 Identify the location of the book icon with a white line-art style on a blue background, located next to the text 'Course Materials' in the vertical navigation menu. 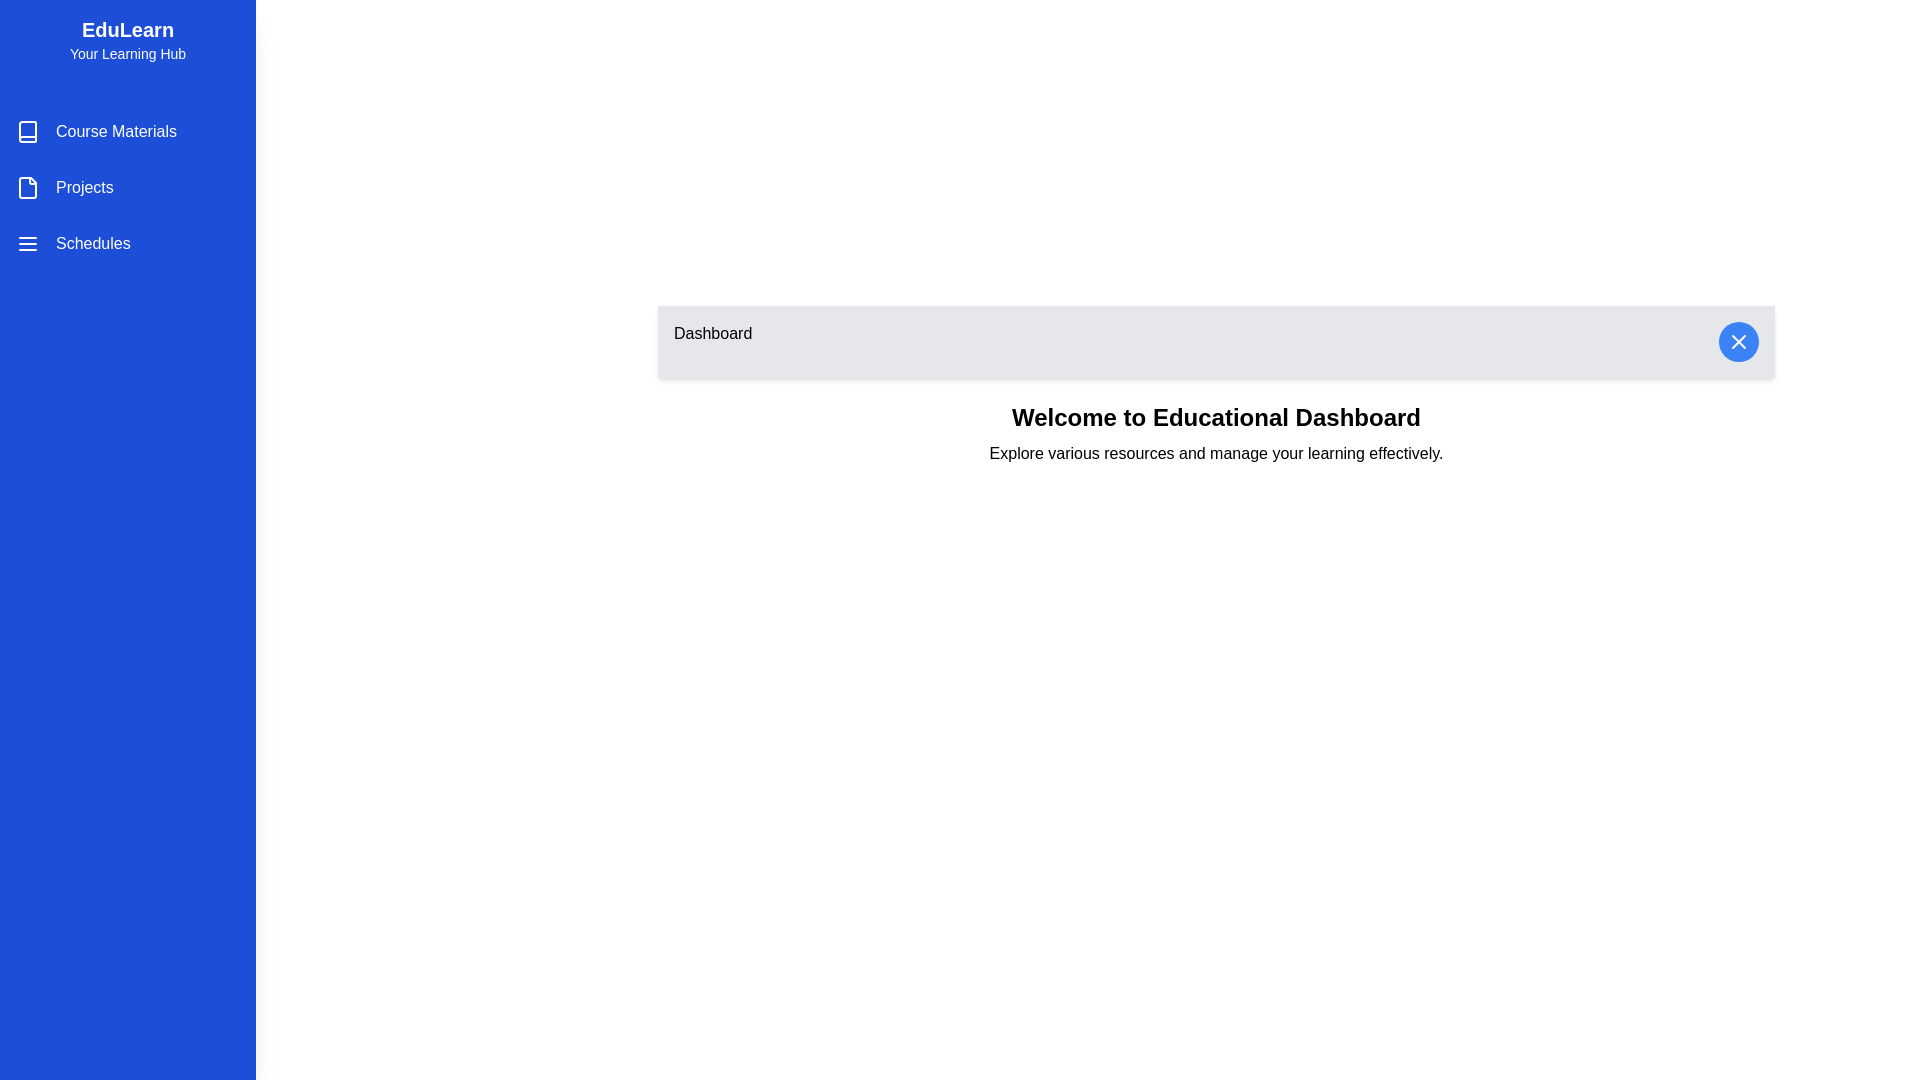
(28, 131).